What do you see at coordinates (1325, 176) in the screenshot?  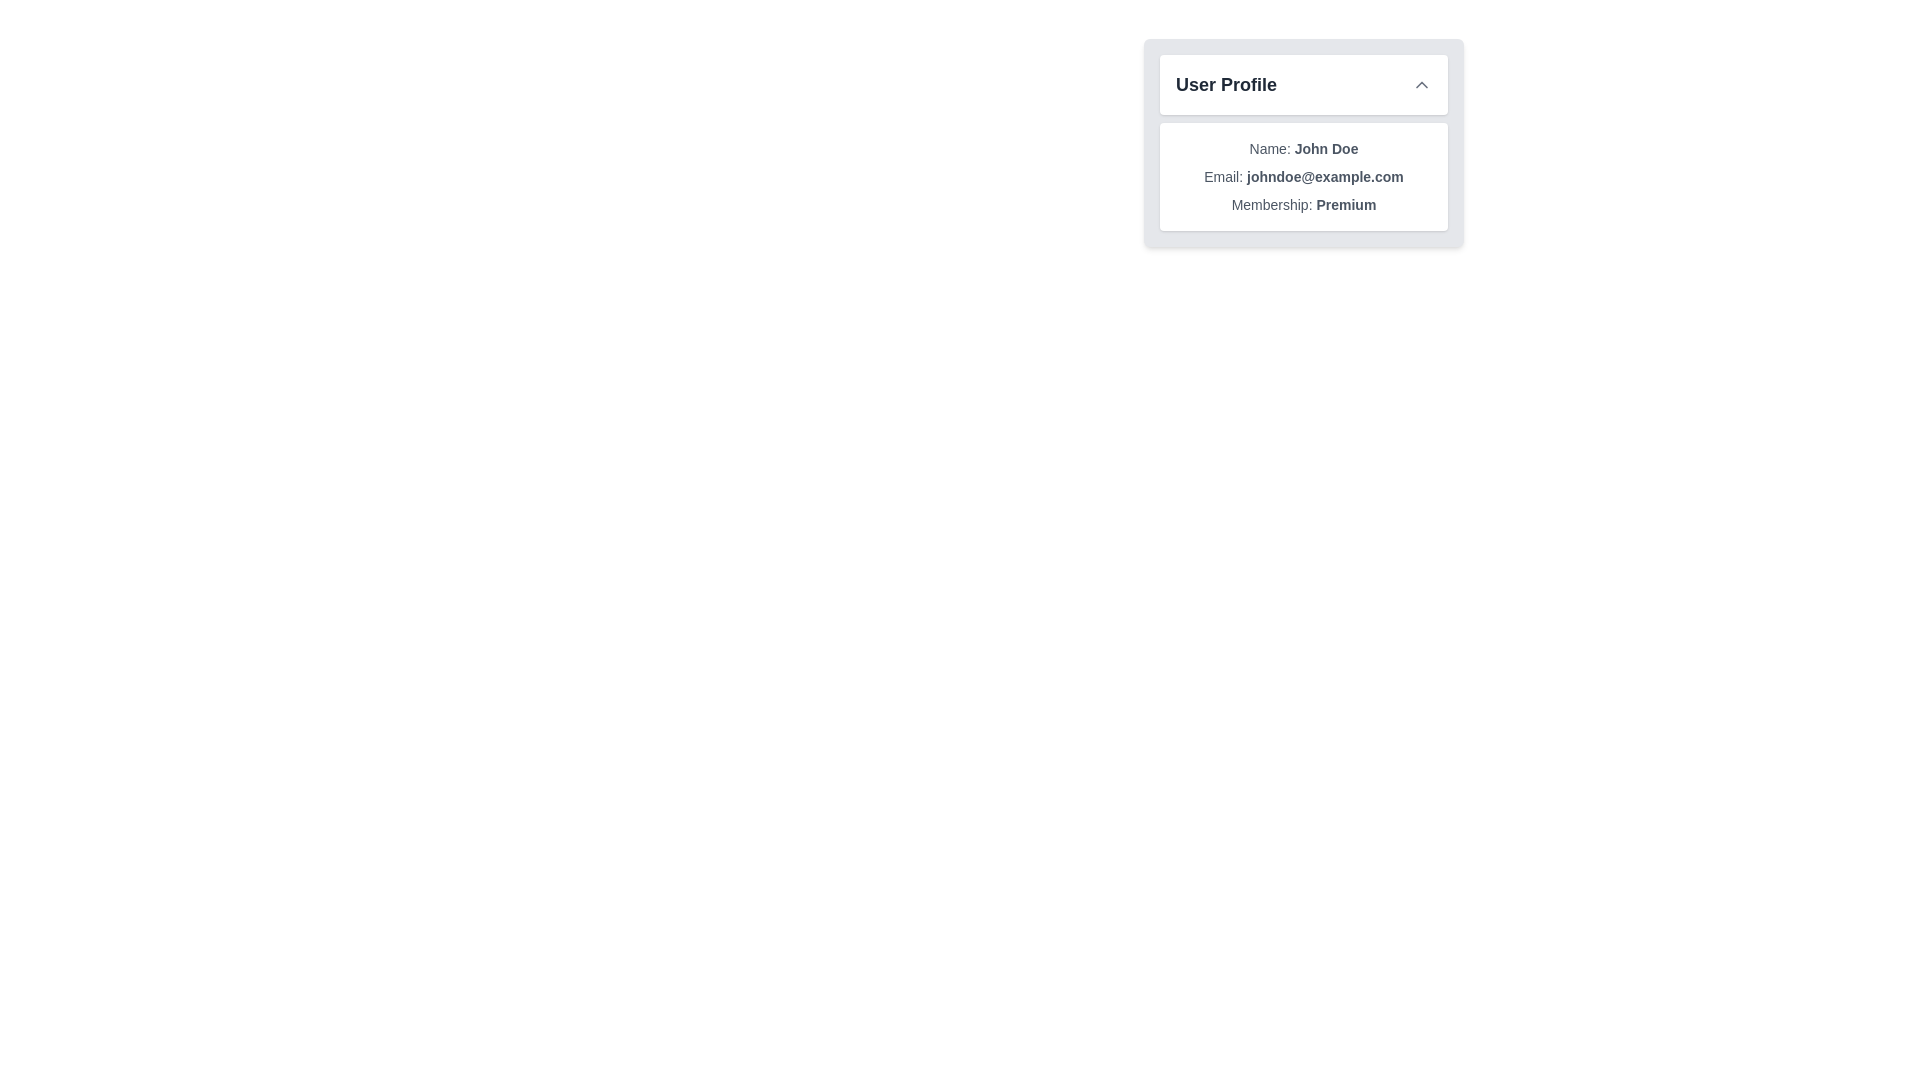 I see `the email address display located in the 'User Profile' card, positioned below the label 'Email:' and above the membership status` at bounding box center [1325, 176].